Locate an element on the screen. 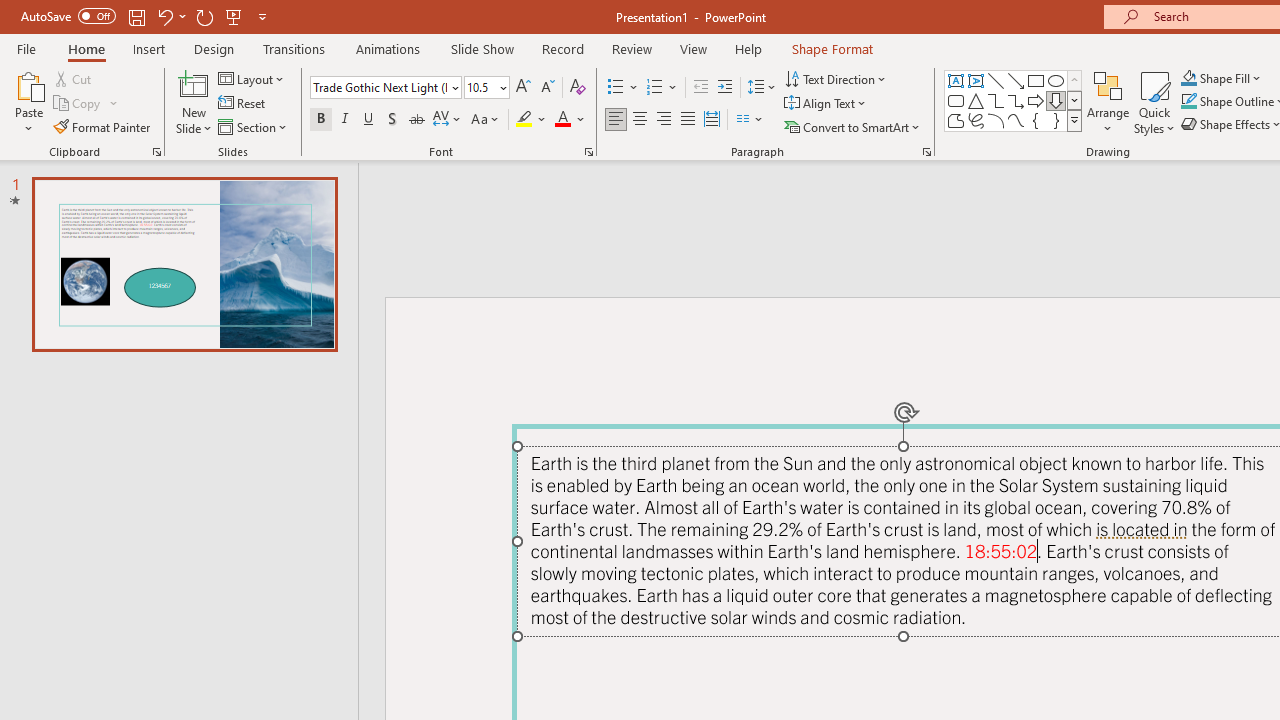 The image size is (1280, 720). 'Change Case' is located at coordinates (486, 119).